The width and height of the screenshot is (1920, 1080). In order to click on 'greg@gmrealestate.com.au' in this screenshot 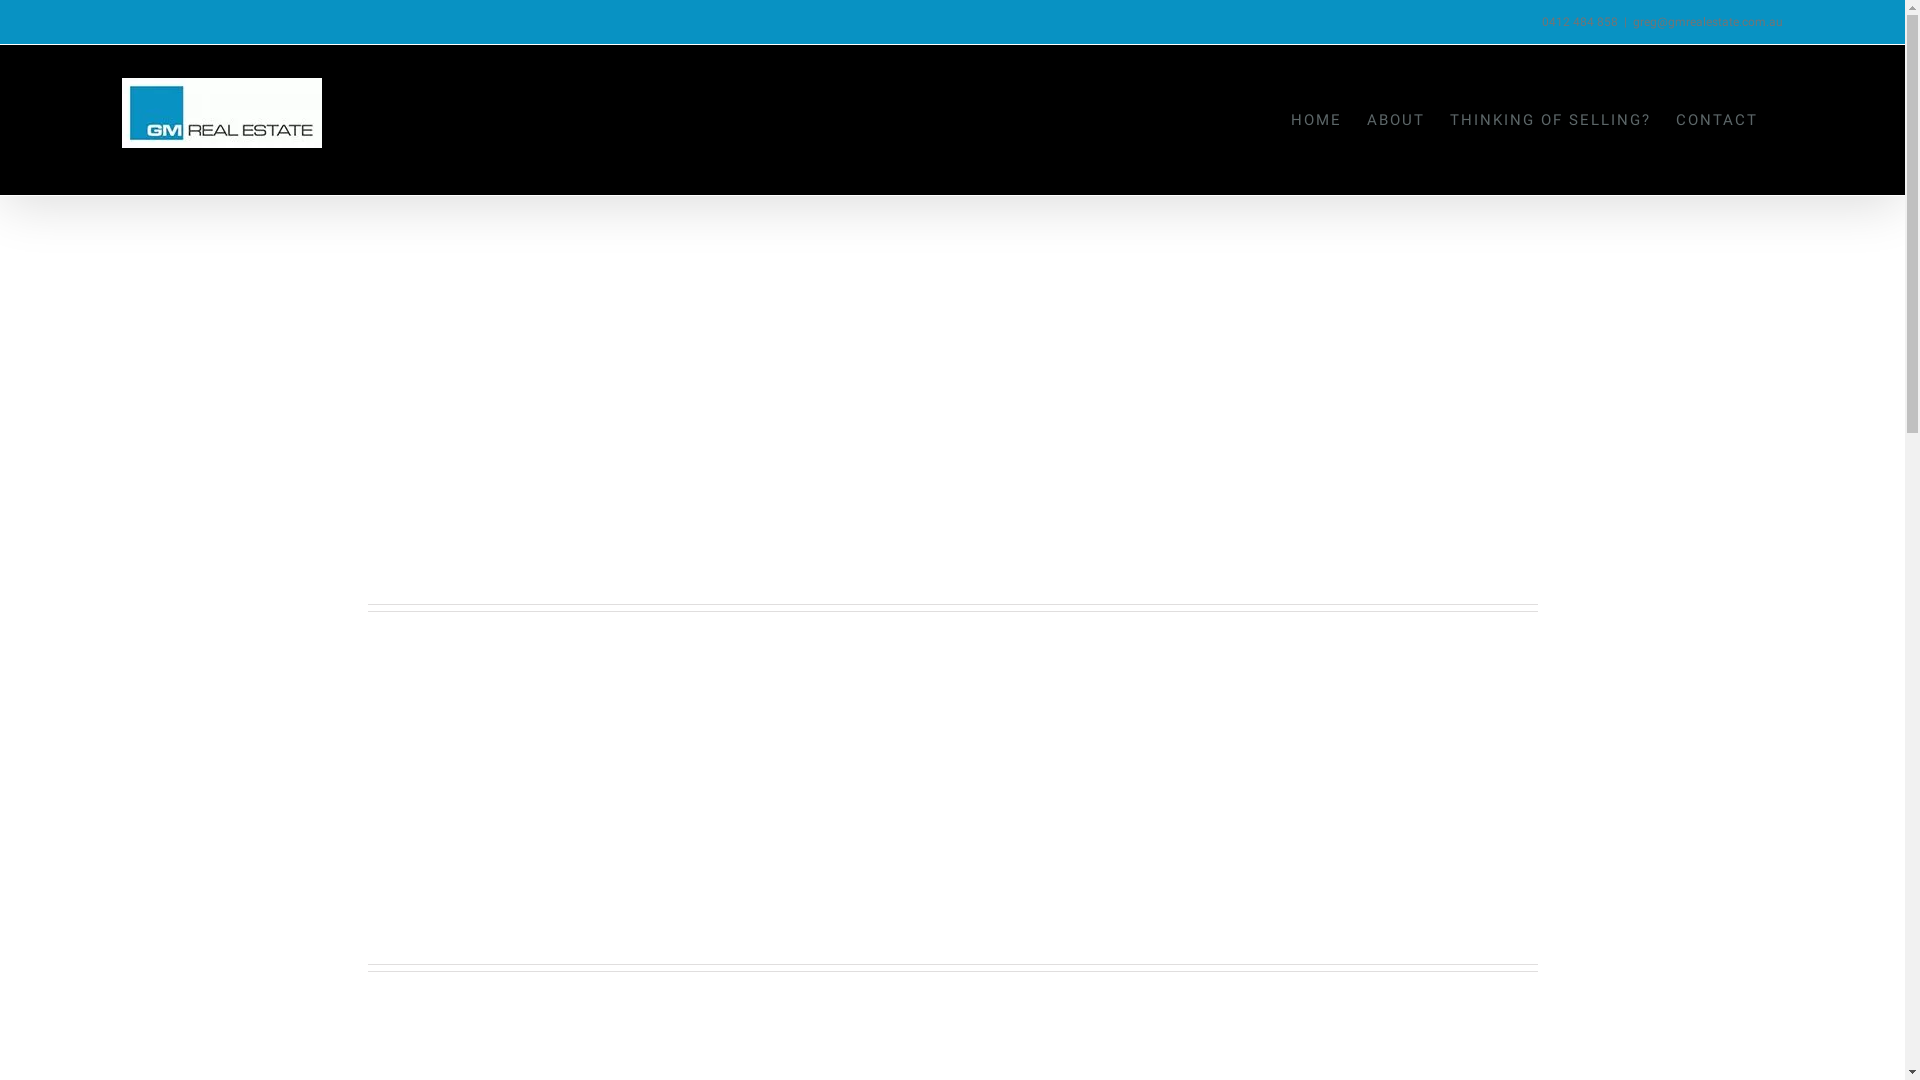, I will do `click(1707, 22)`.